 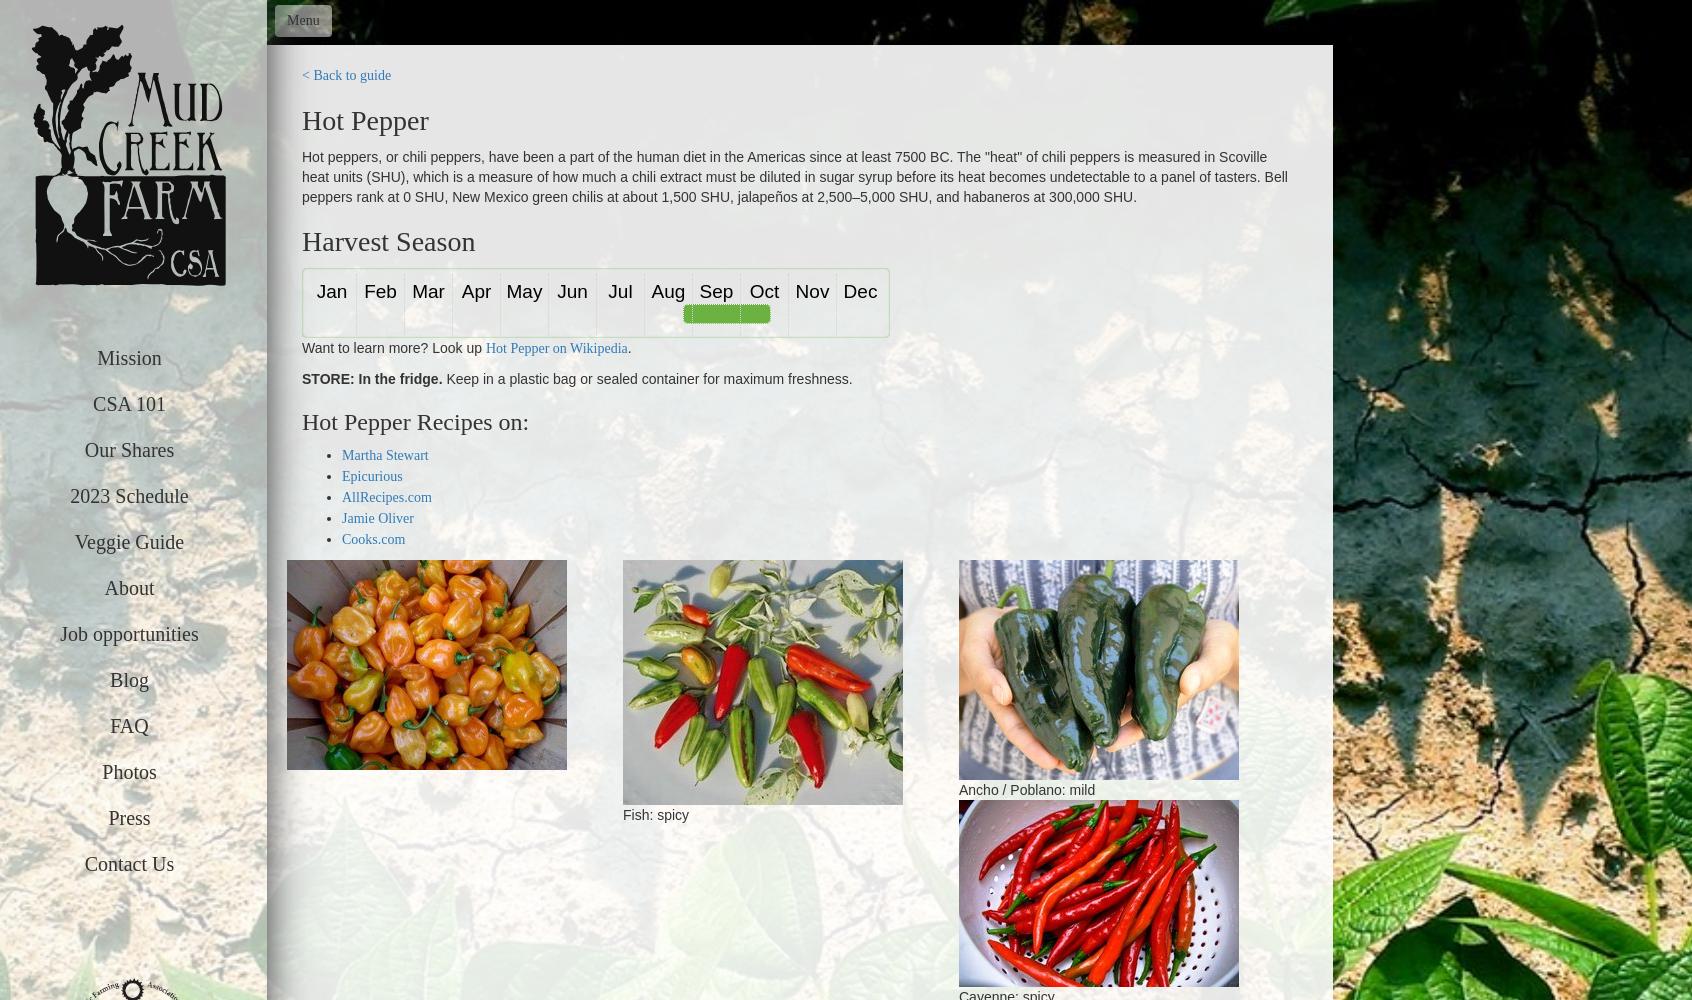 I want to click on 'Job opportunities', so click(x=128, y=634).